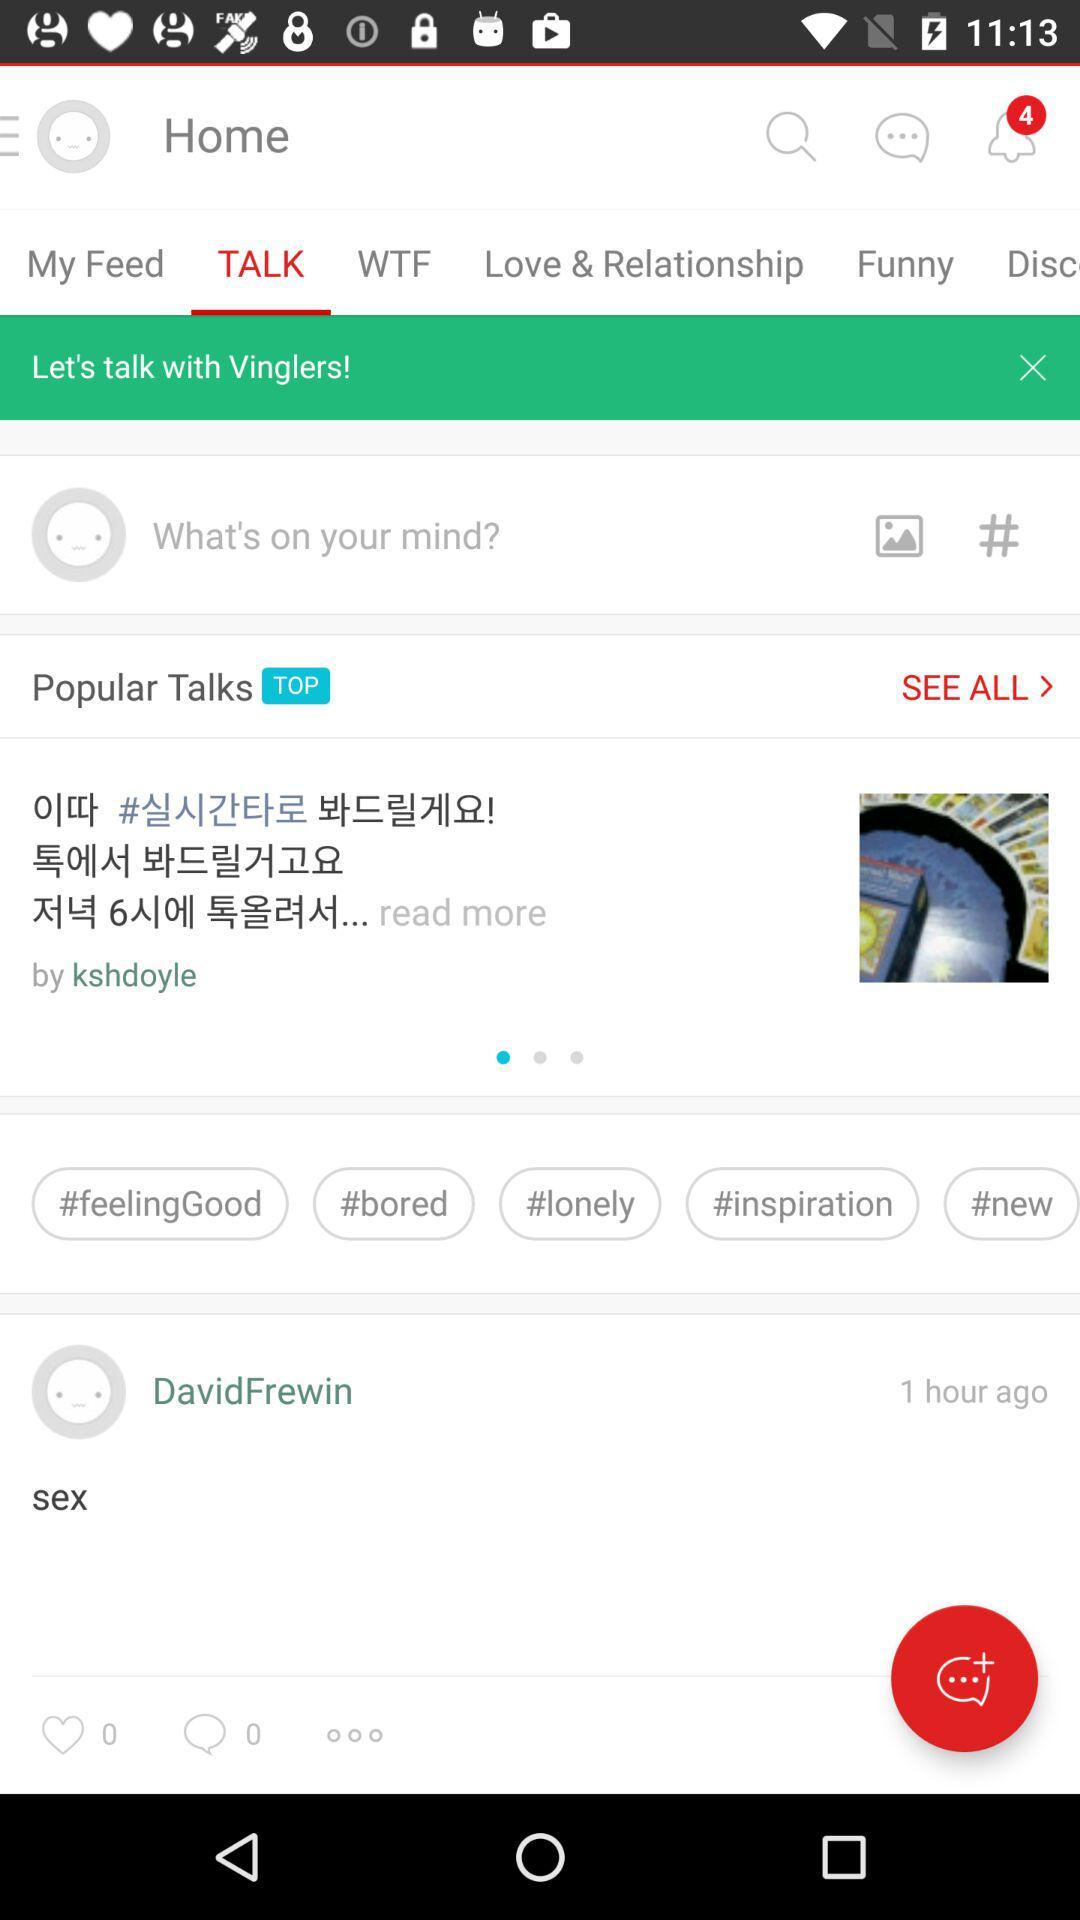 This screenshot has height=1920, width=1080. Describe the element at coordinates (897, 534) in the screenshot. I see `gallery button` at that location.